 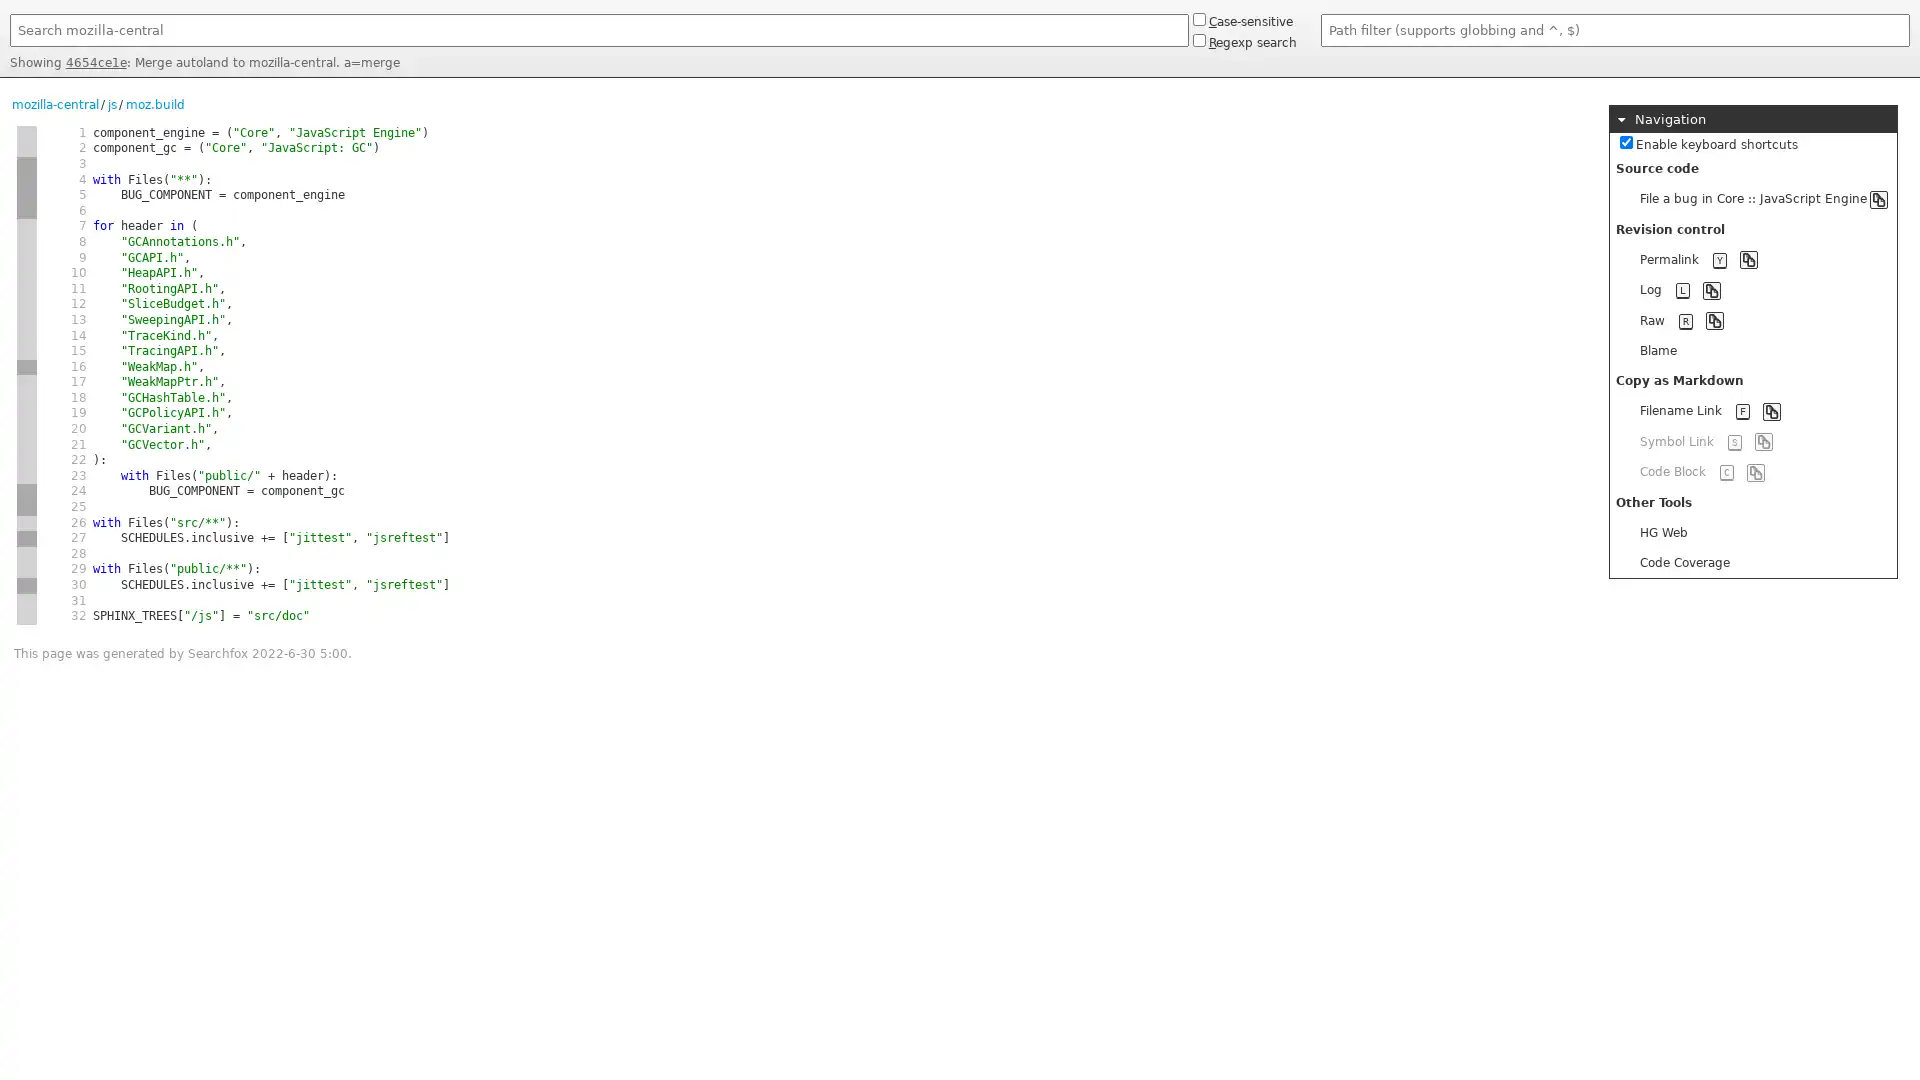 I want to click on Code Block C, so click(x=1752, y=471).